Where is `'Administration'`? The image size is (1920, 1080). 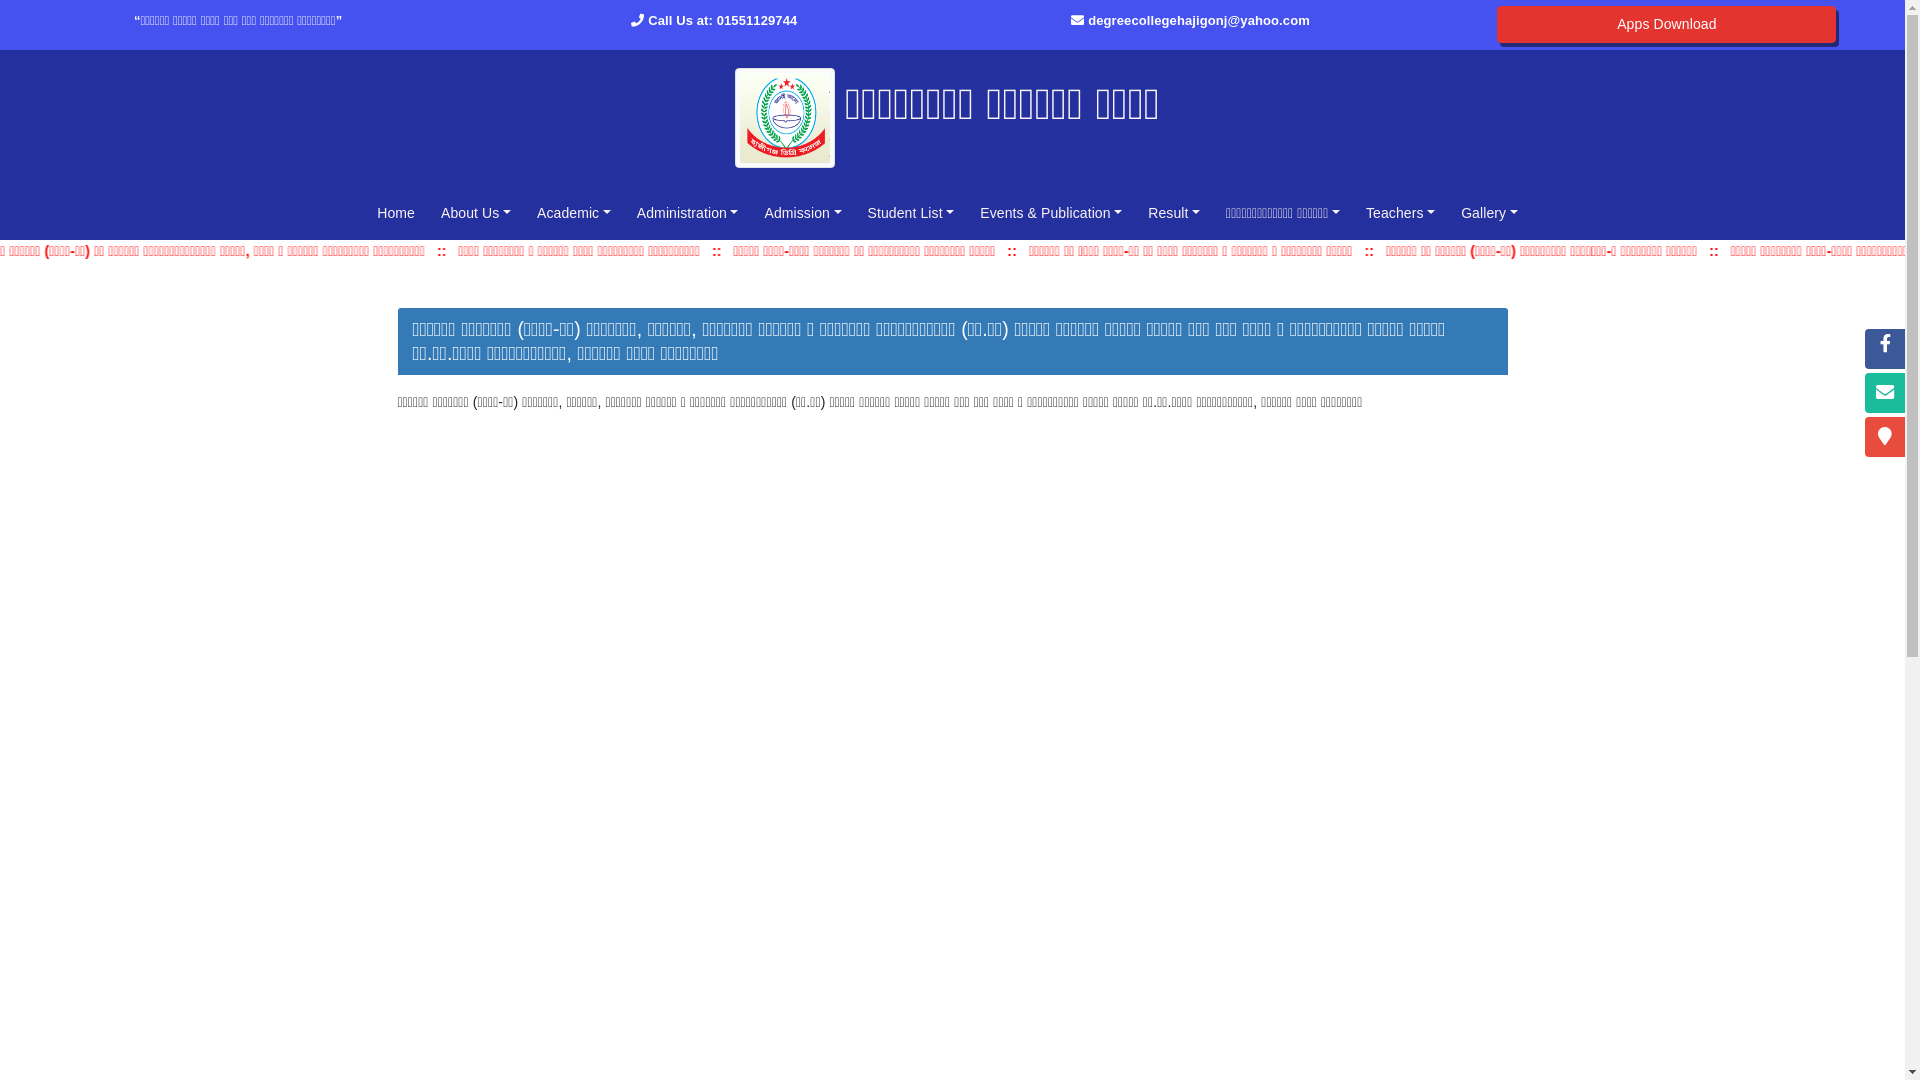
'Administration' is located at coordinates (627, 212).